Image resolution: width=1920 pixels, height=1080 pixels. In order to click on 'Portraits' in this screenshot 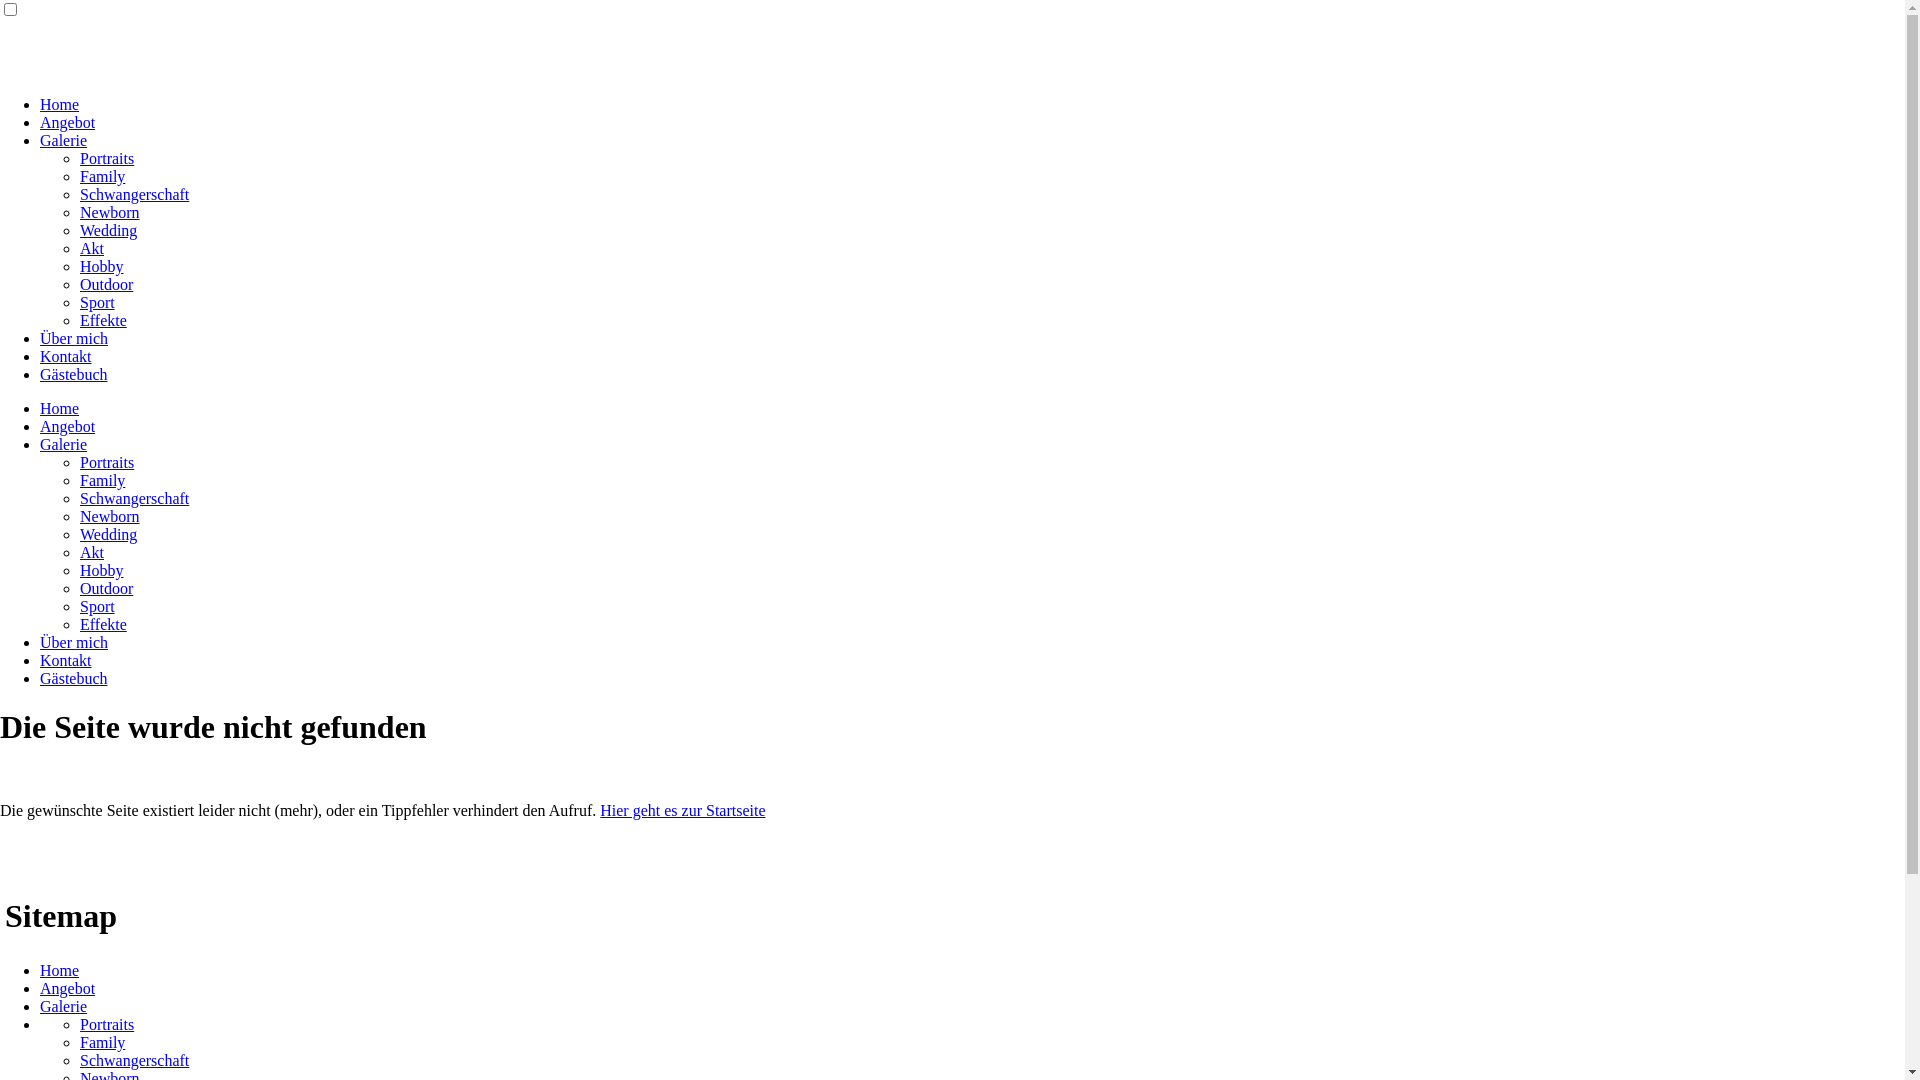, I will do `click(105, 157)`.